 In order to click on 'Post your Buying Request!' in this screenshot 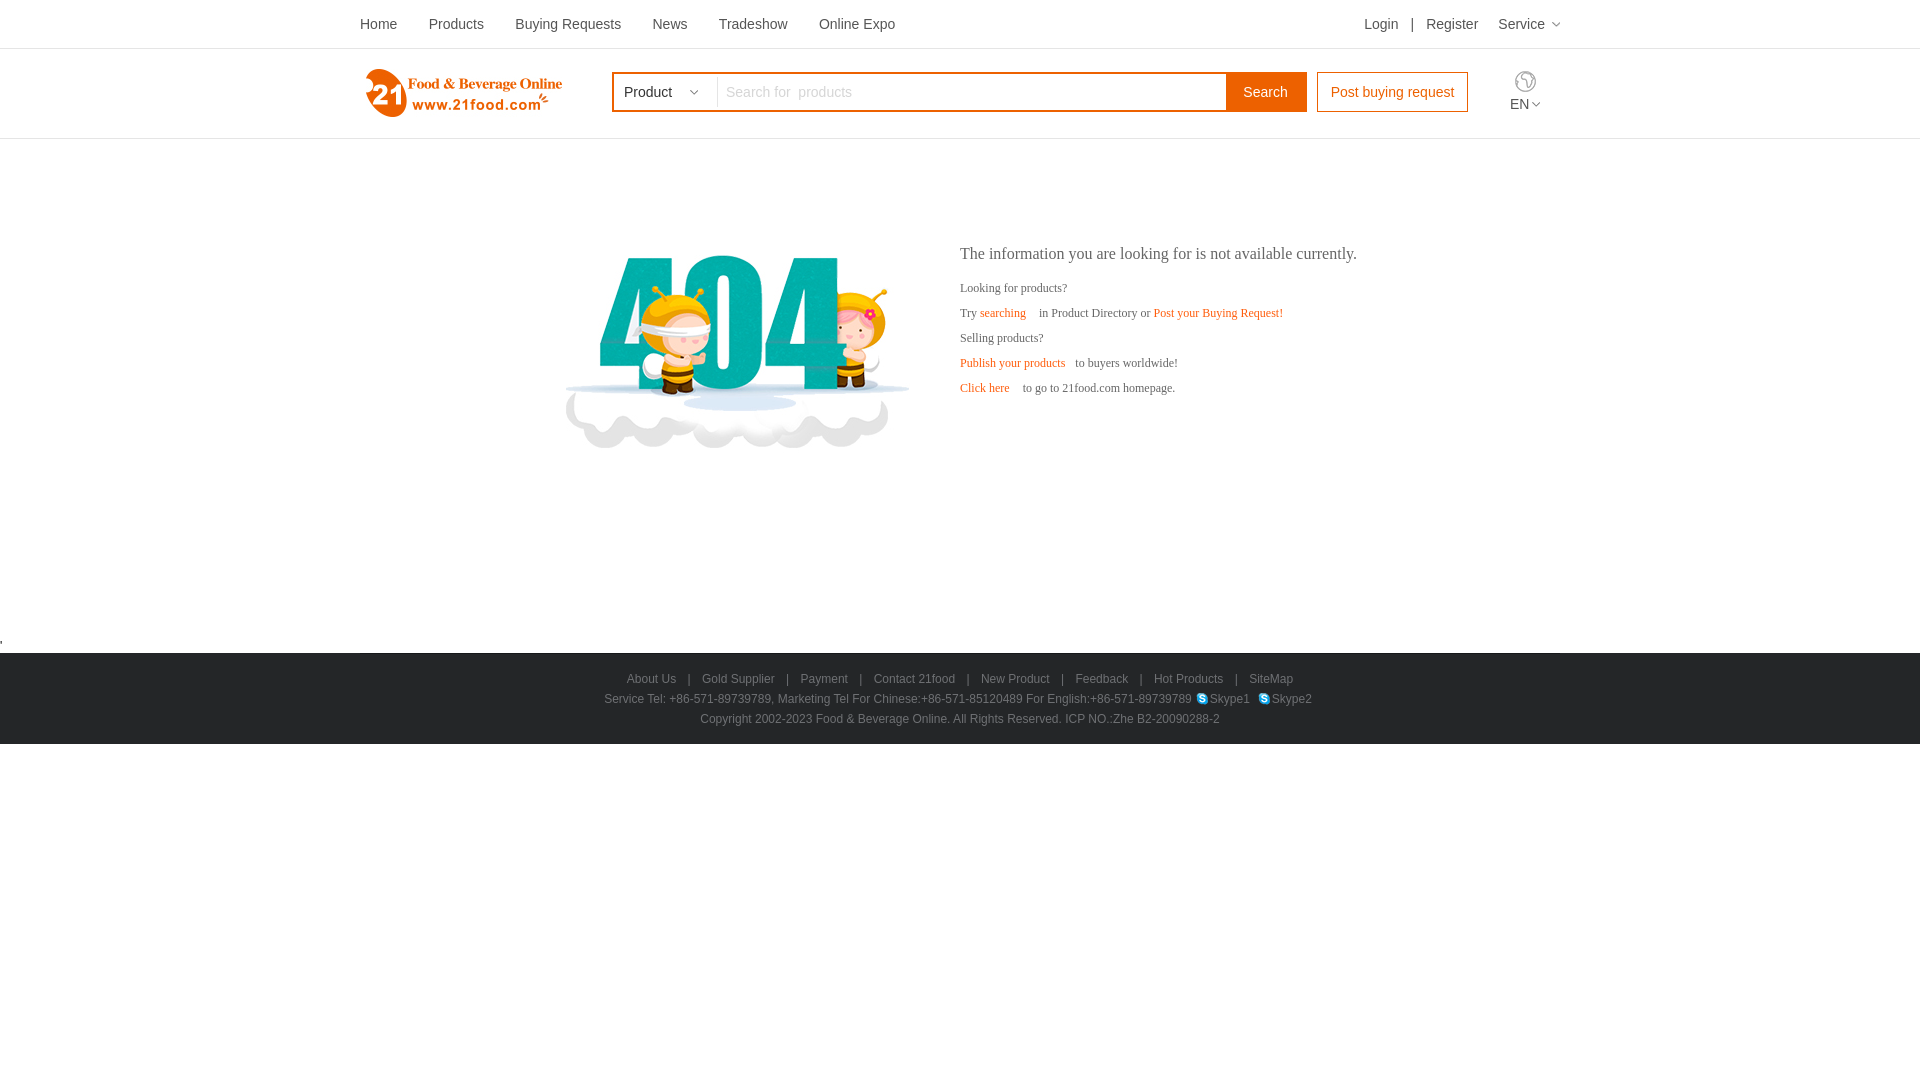, I will do `click(1153, 312)`.